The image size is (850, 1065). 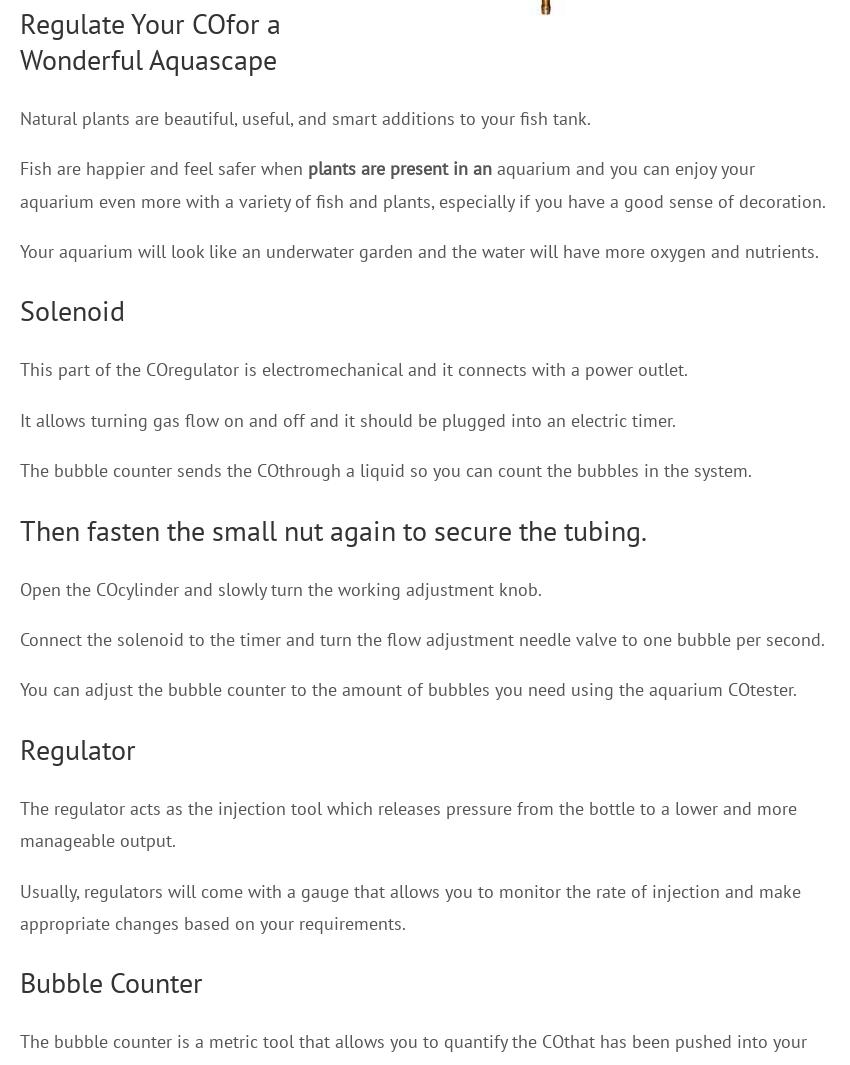 What do you see at coordinates (18, 689) in the screenshot?
I see `'You can adjust the bubble counter to the amount of bubbles you need using the aquarium COtester.'` at bounding box center [18, 689].